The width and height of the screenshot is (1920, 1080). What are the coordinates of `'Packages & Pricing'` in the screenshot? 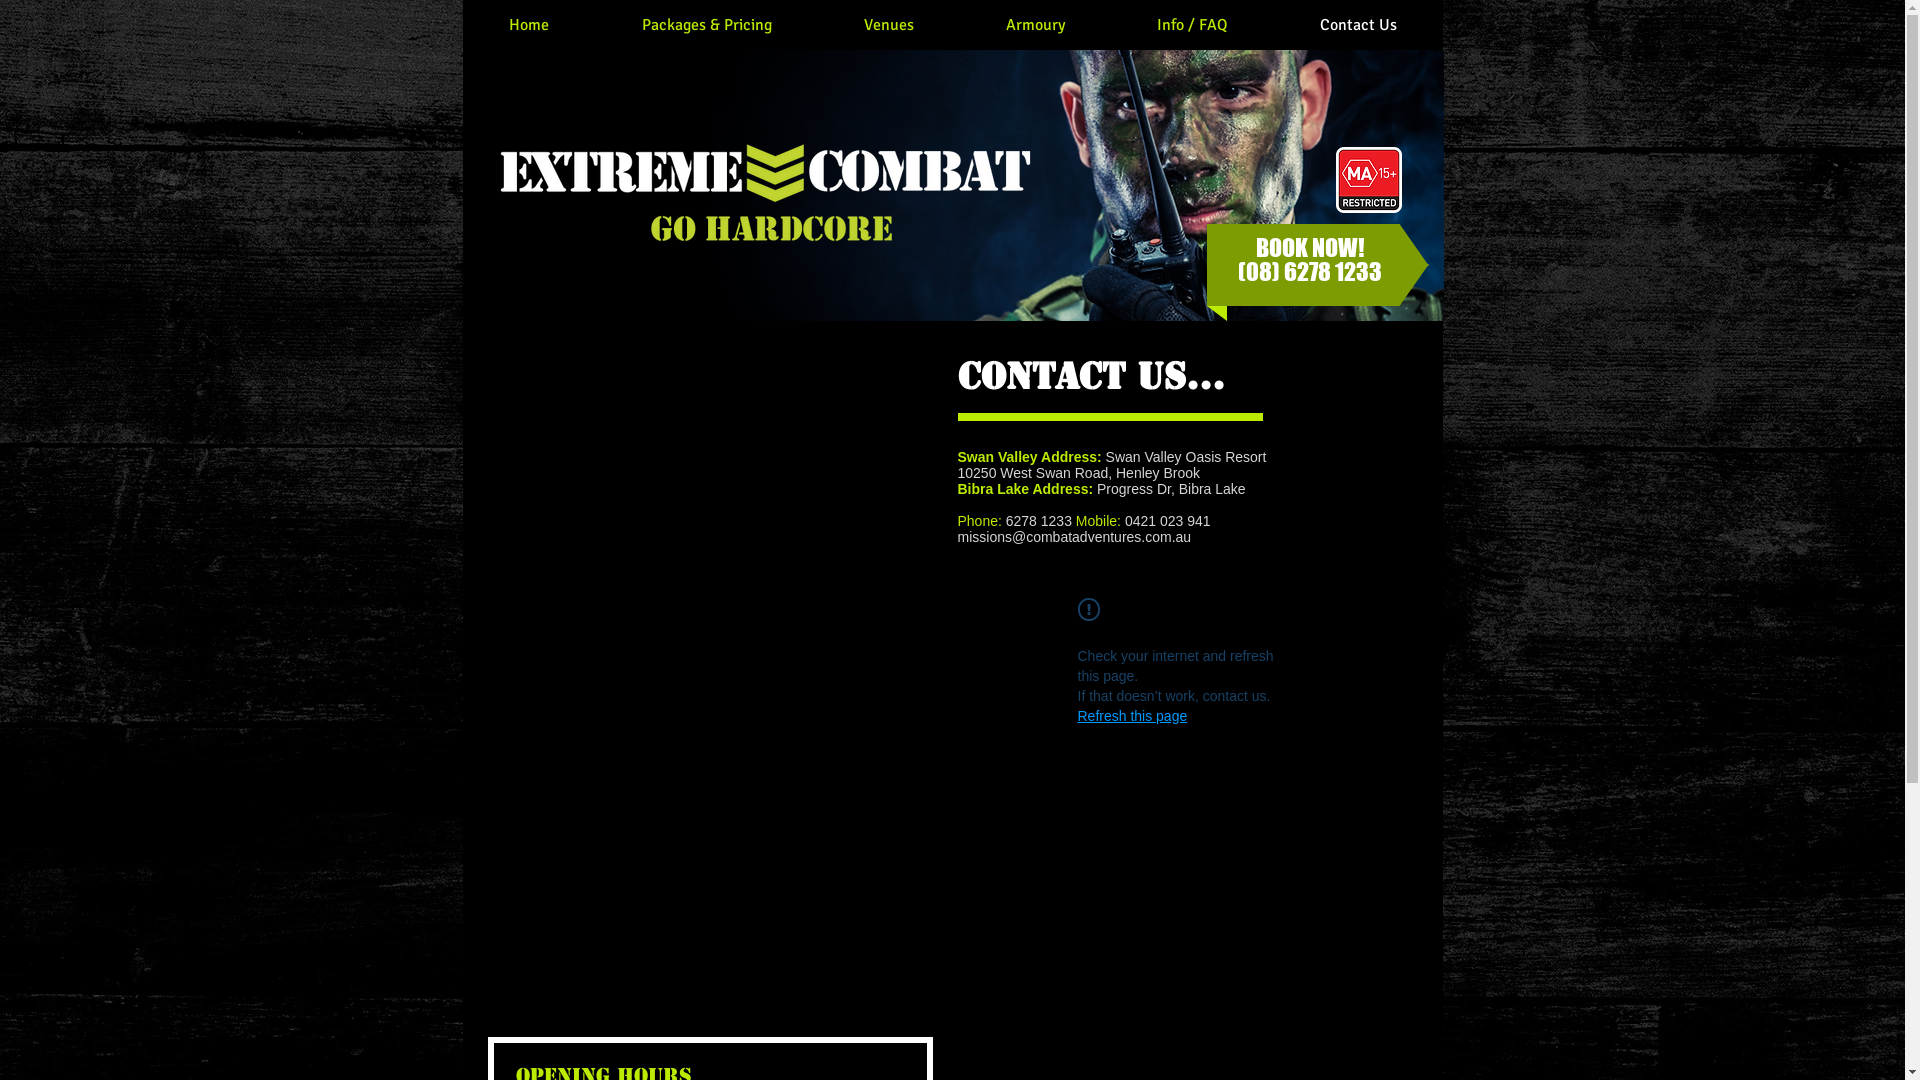 It's located at (705, 24).